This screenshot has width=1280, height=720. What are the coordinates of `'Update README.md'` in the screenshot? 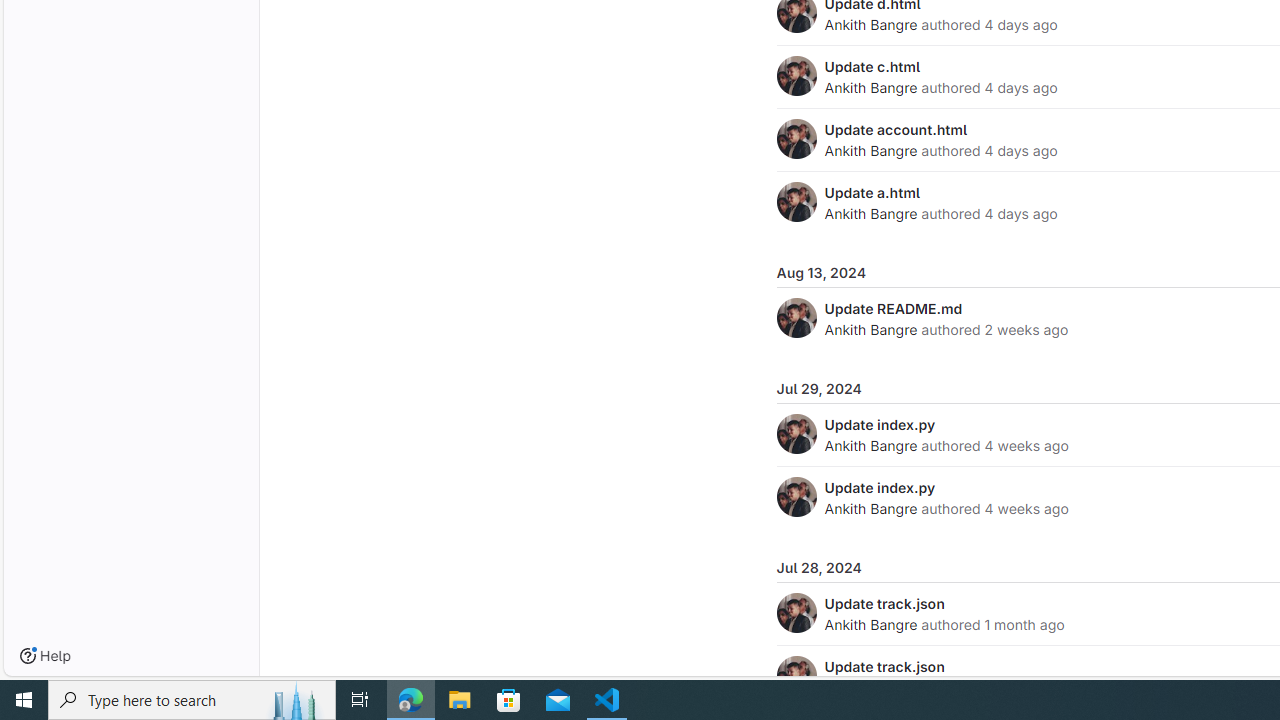 It's located at (892, 308).